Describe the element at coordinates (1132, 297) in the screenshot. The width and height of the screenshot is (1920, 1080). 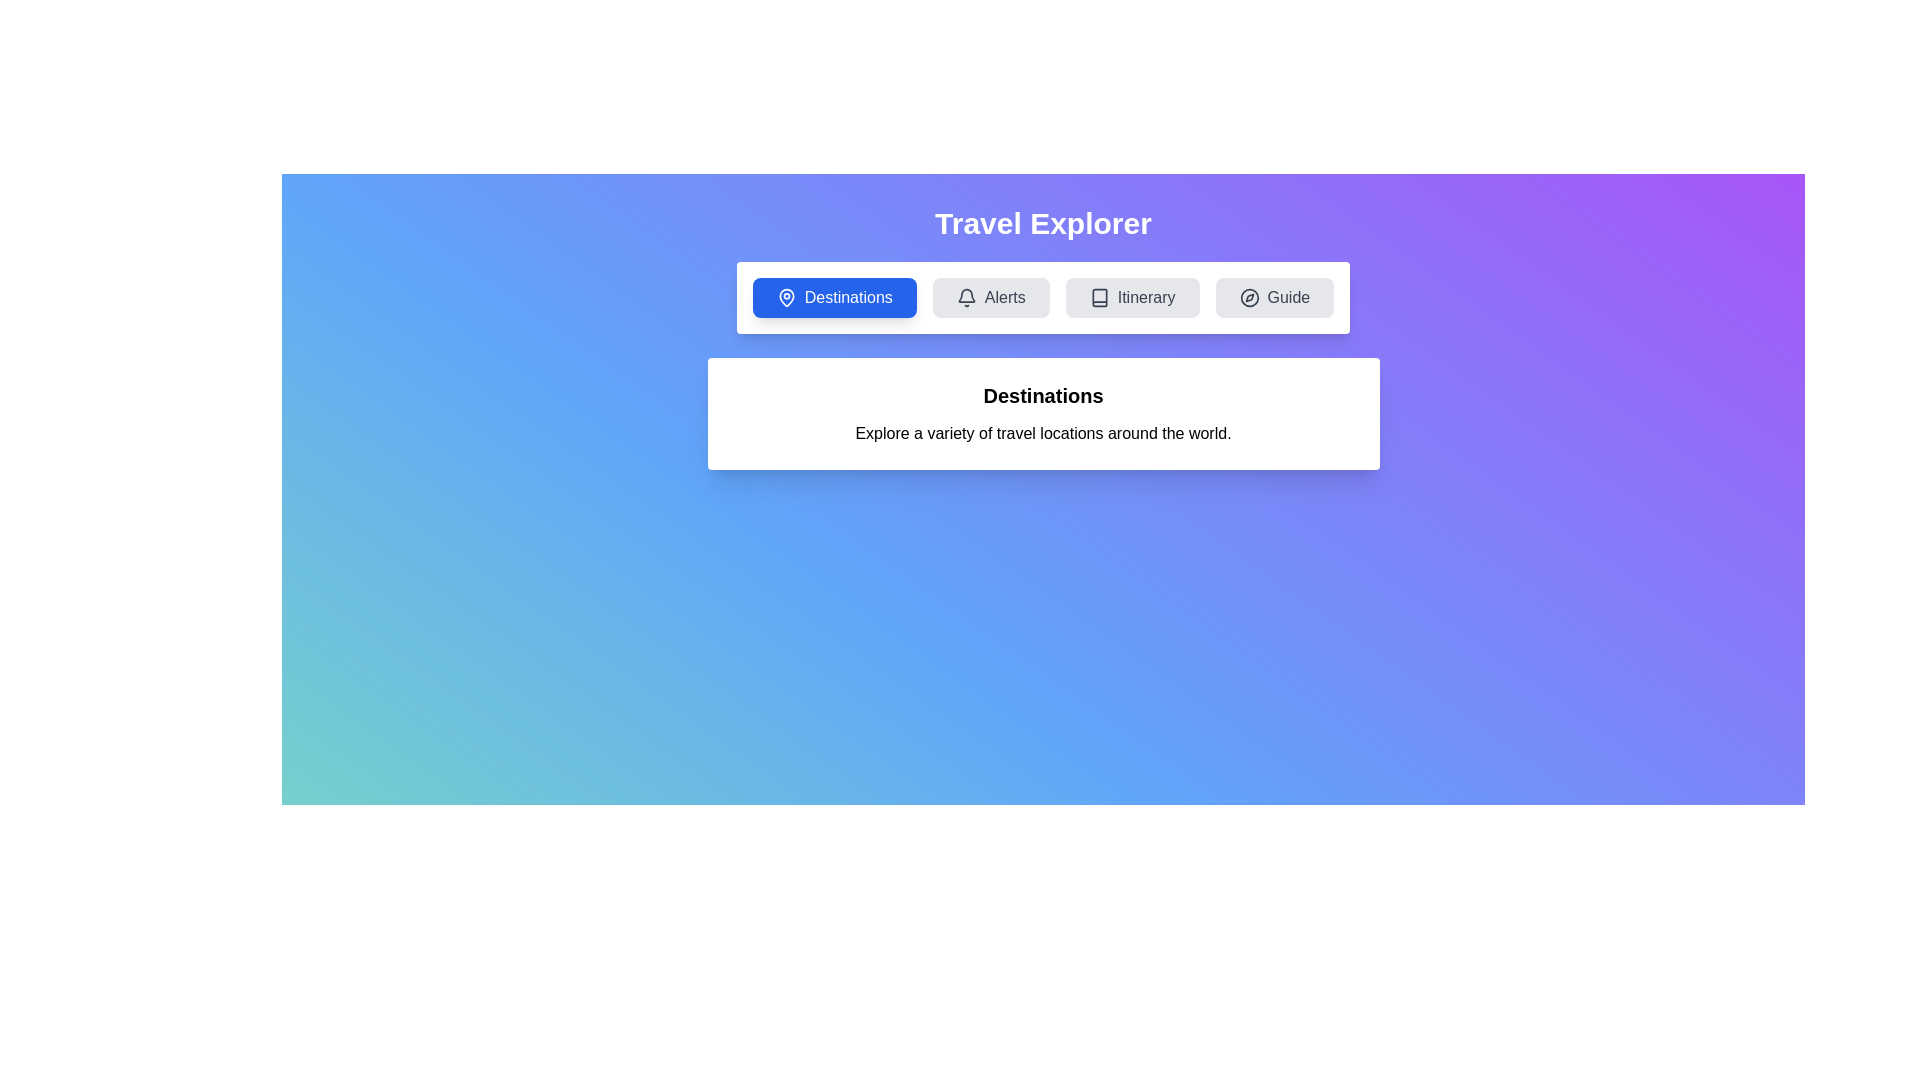
I see `the tab labeled Itinerary` at that location.